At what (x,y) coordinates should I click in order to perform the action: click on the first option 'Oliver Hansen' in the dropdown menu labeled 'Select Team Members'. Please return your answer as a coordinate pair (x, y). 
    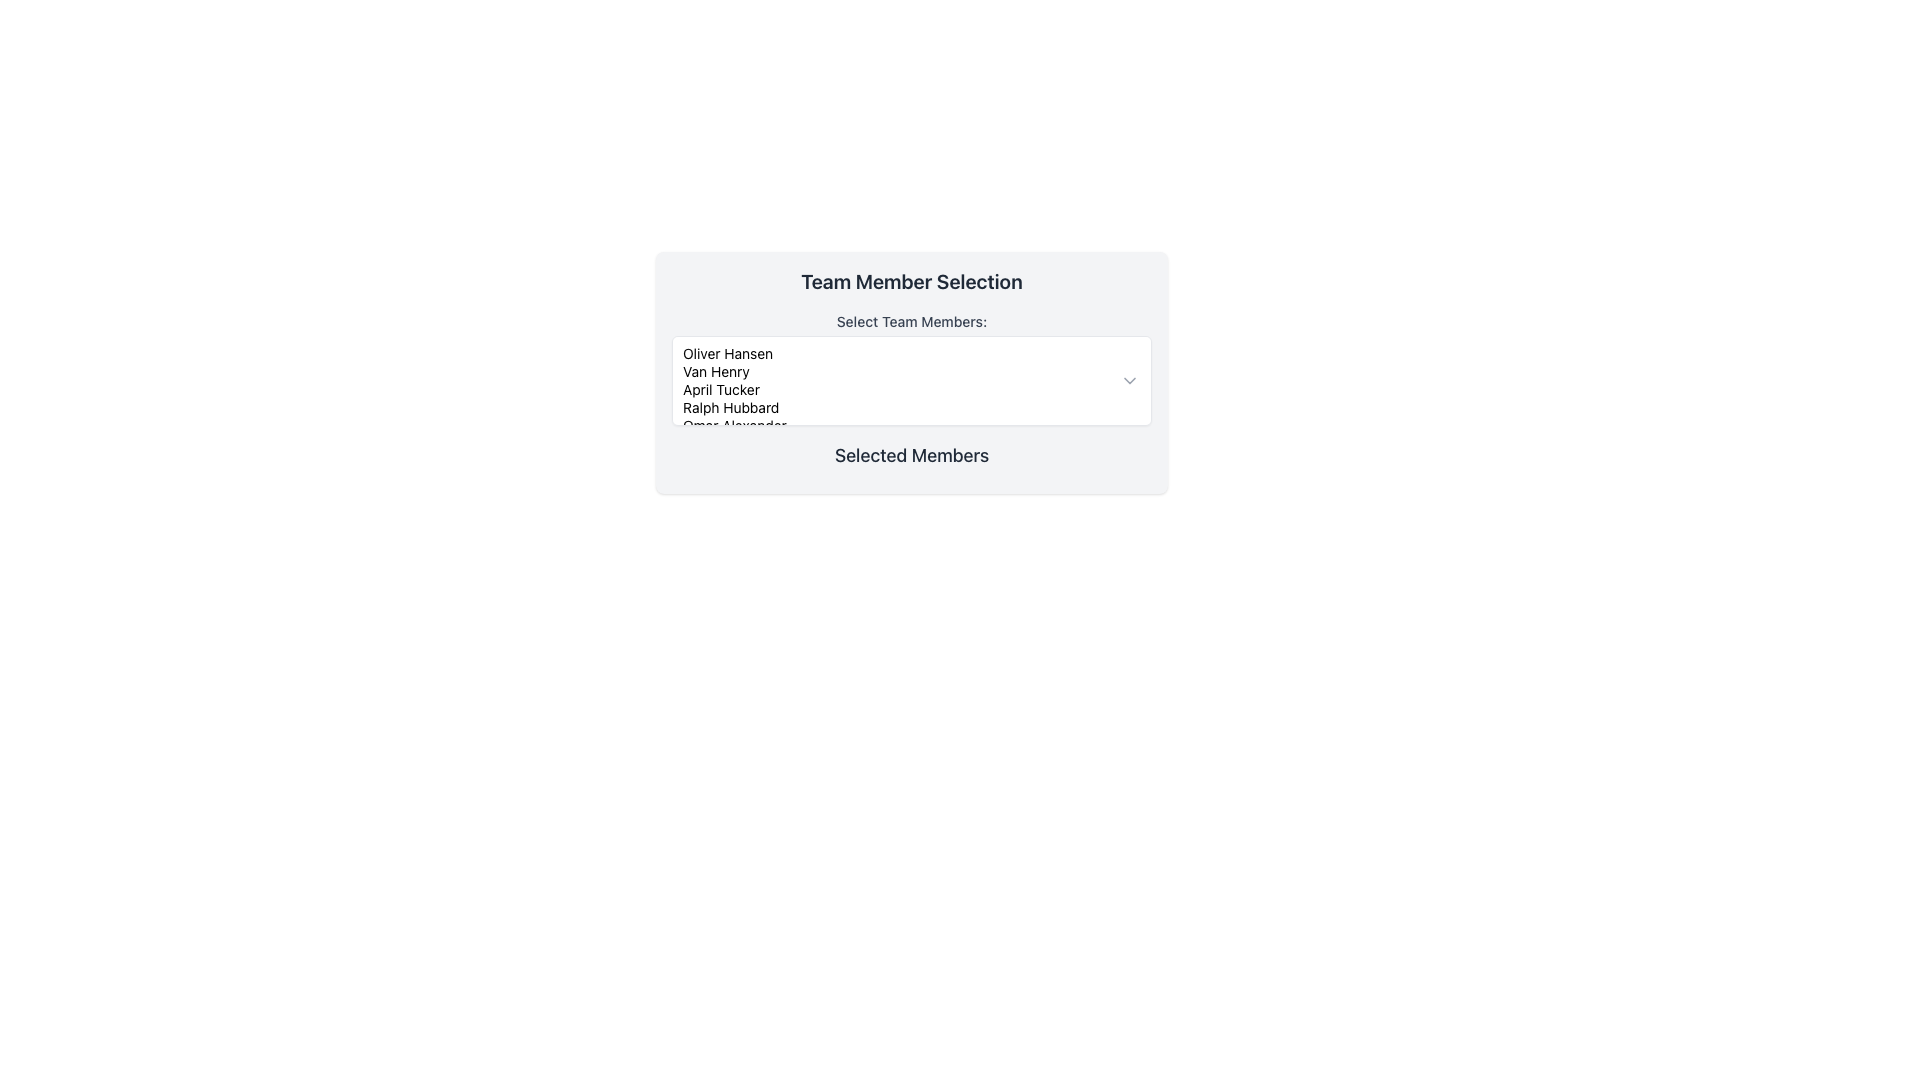
    Looking at the image, I should click on (895, 353).